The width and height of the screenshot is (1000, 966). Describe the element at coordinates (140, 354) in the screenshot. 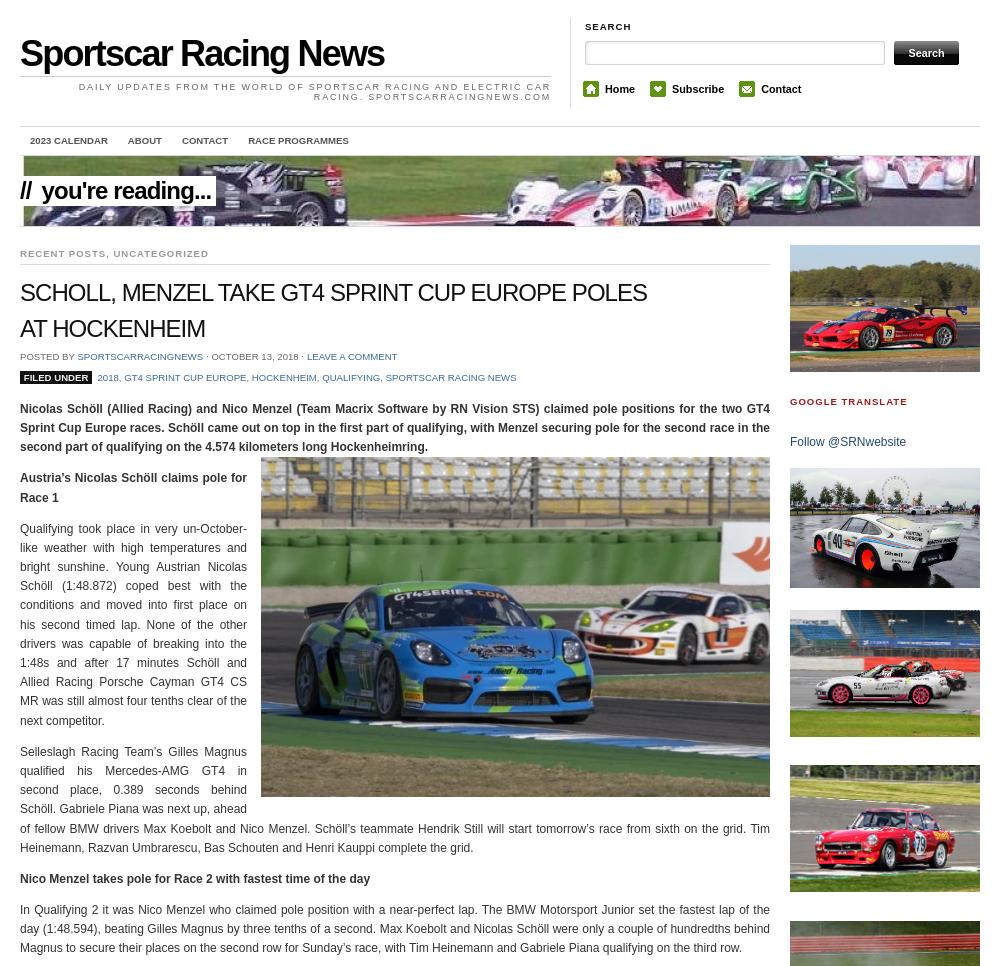

I see `'sportscarracingnews'` at that location.